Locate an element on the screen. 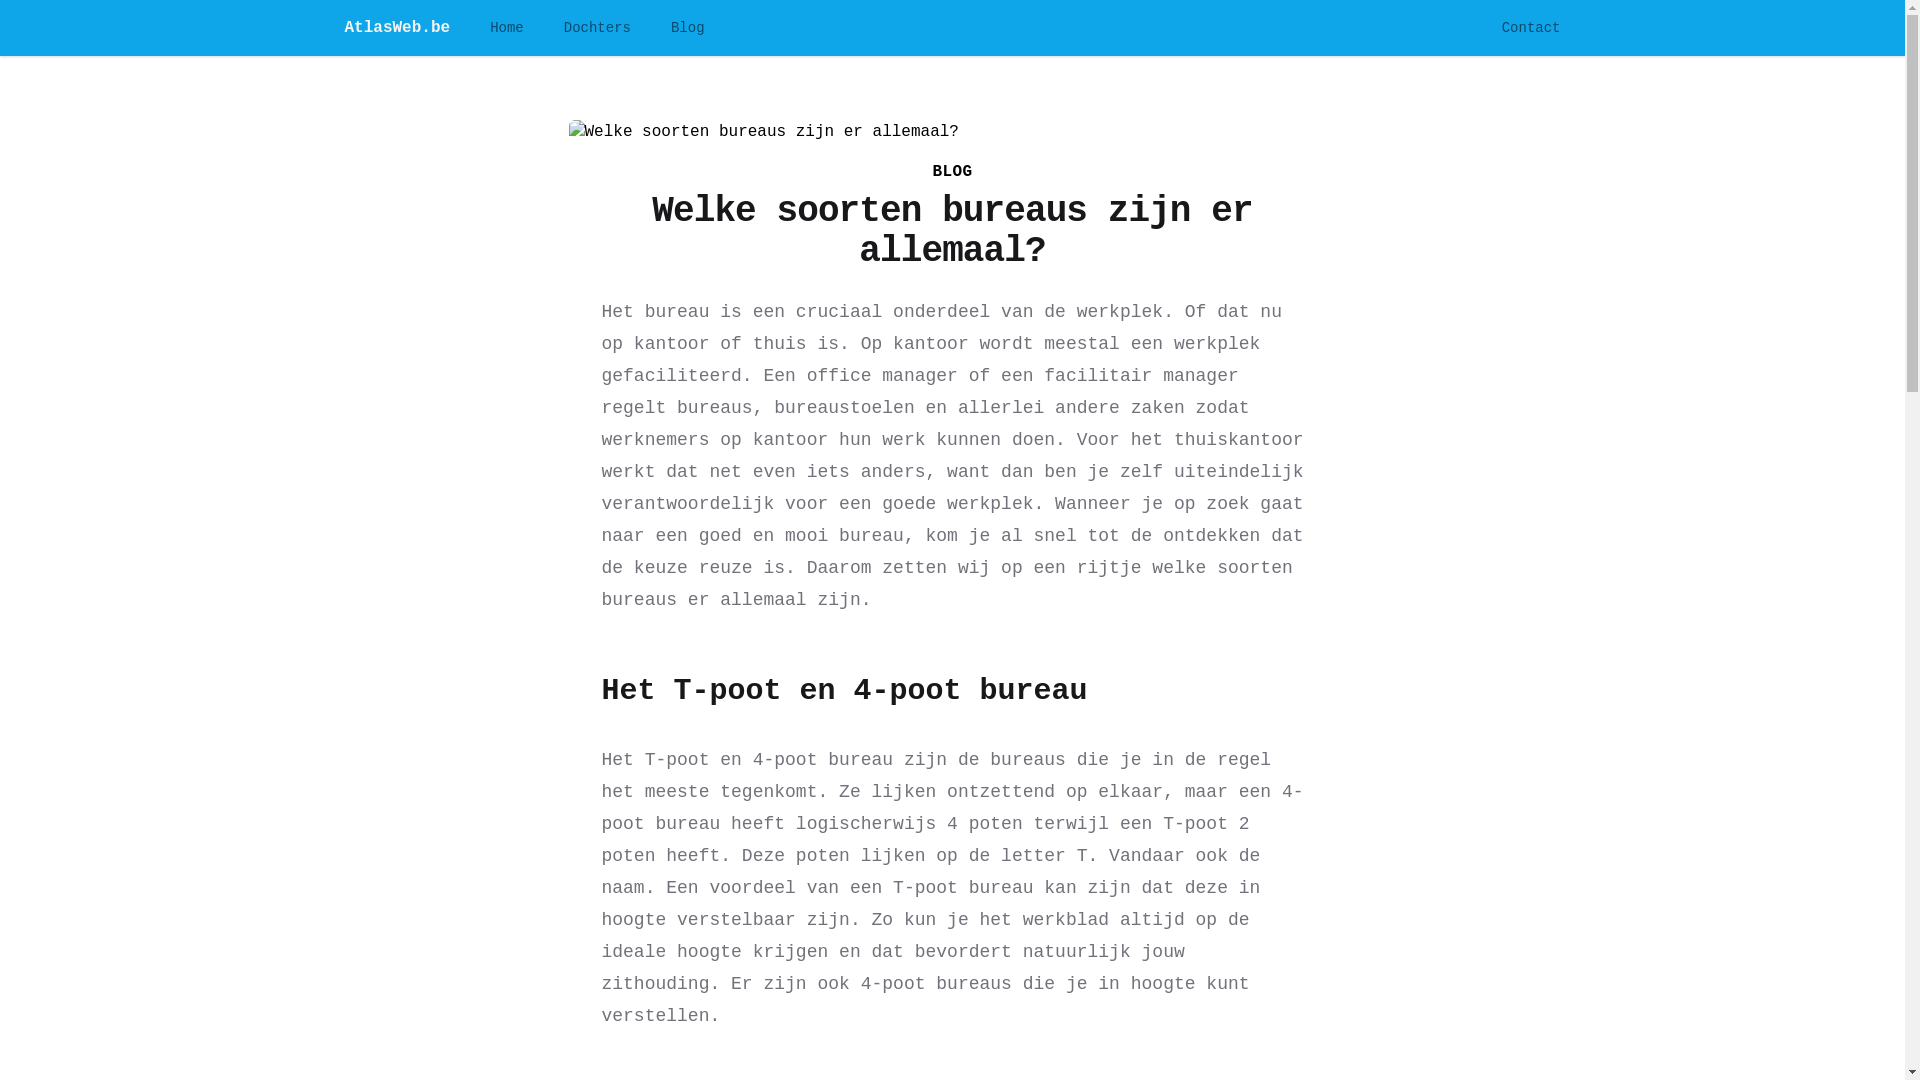 This screenshot has height=1080, width=1920. 'Dochters' is located at coordinates (596, 27).